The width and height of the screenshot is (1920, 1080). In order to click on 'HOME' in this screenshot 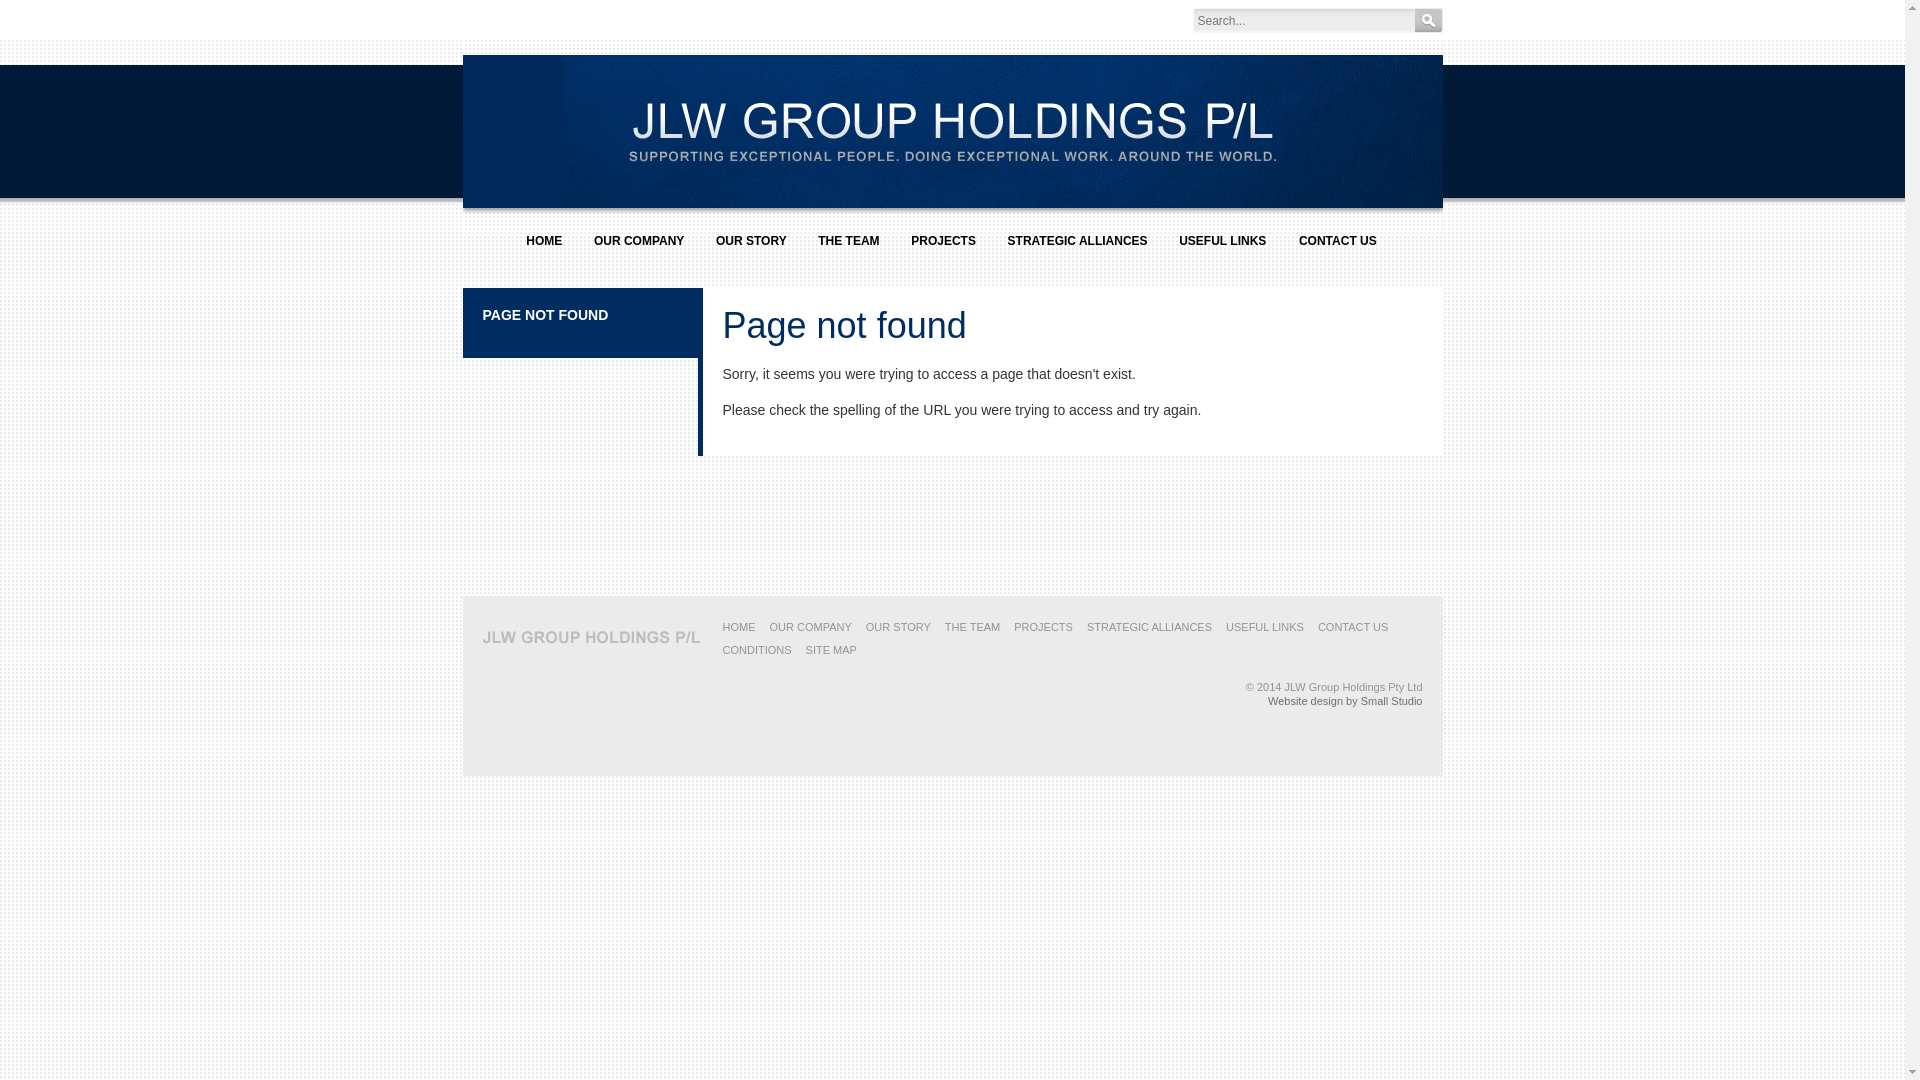, I will do `click(737, 626)`.